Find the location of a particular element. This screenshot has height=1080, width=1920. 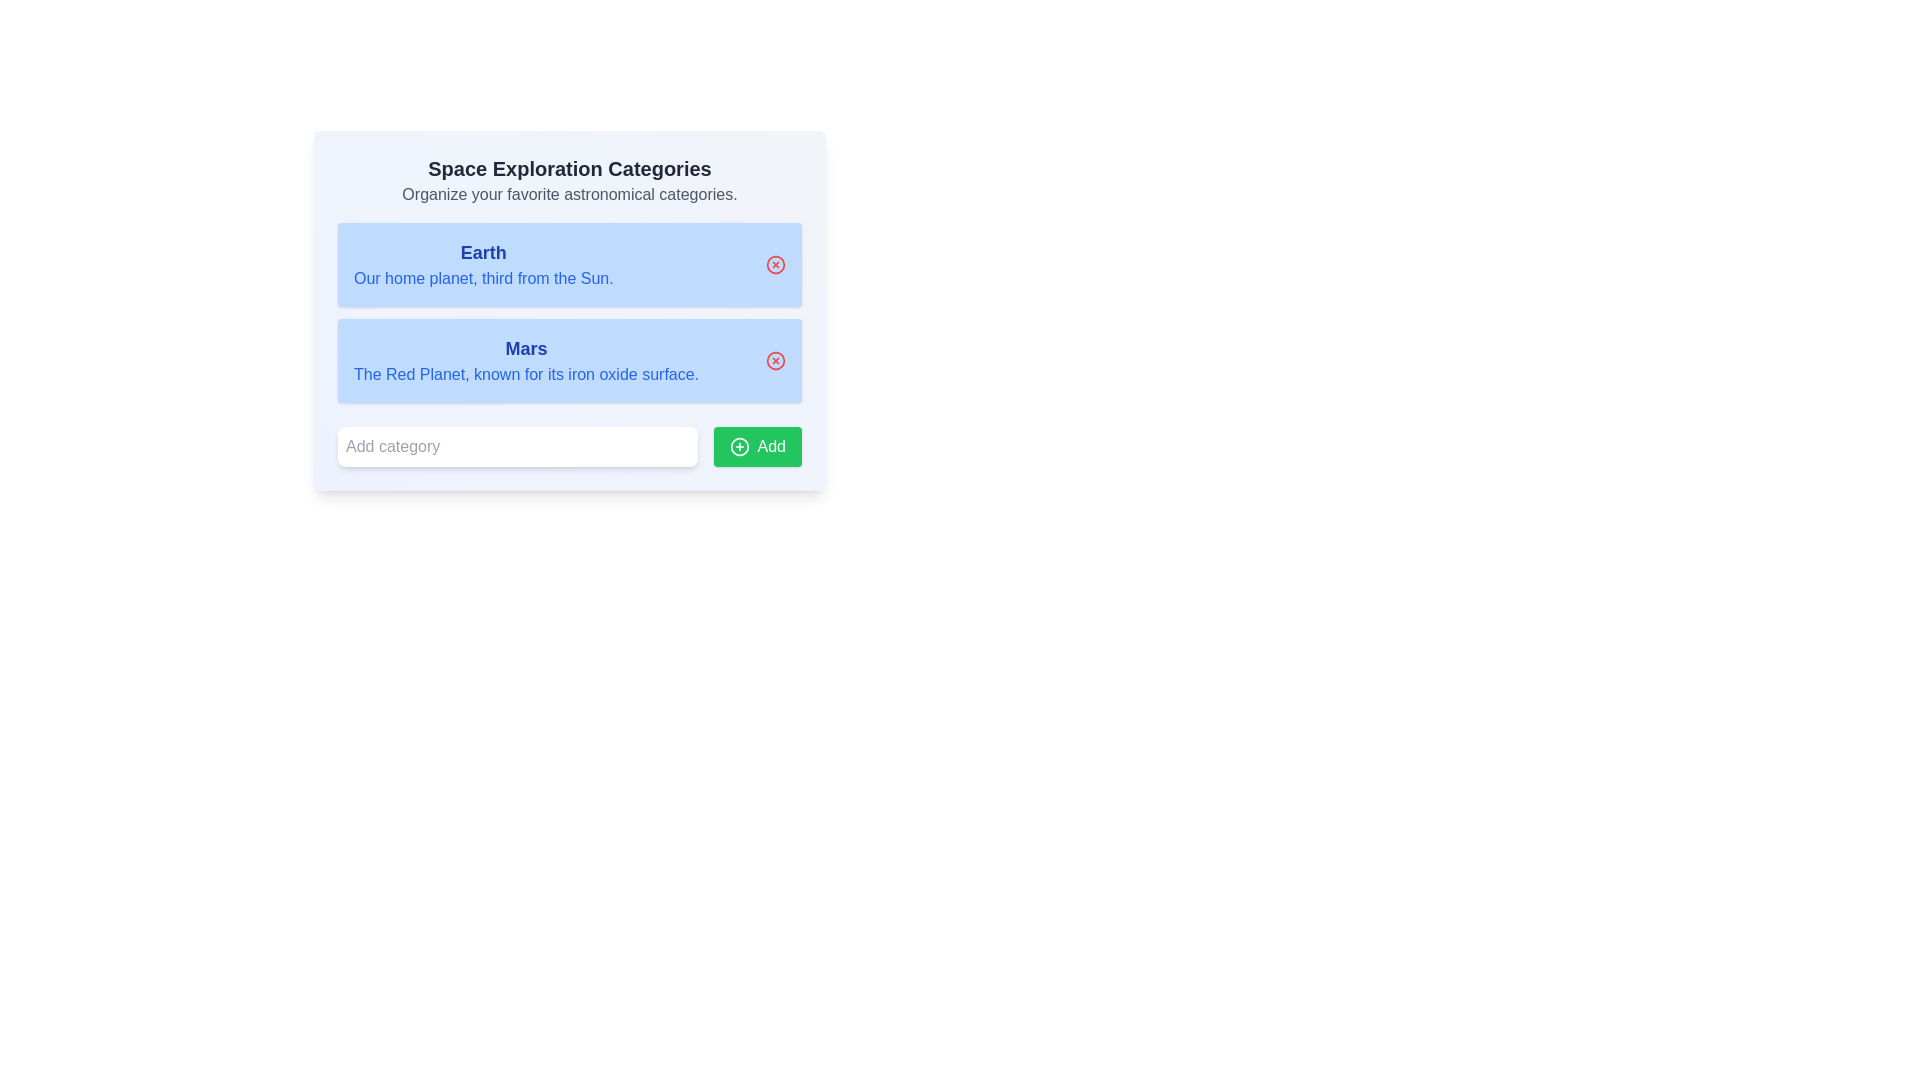

the delete button located in the lower-right corner of the 'Mars' card is located at coordinates (775, 361).